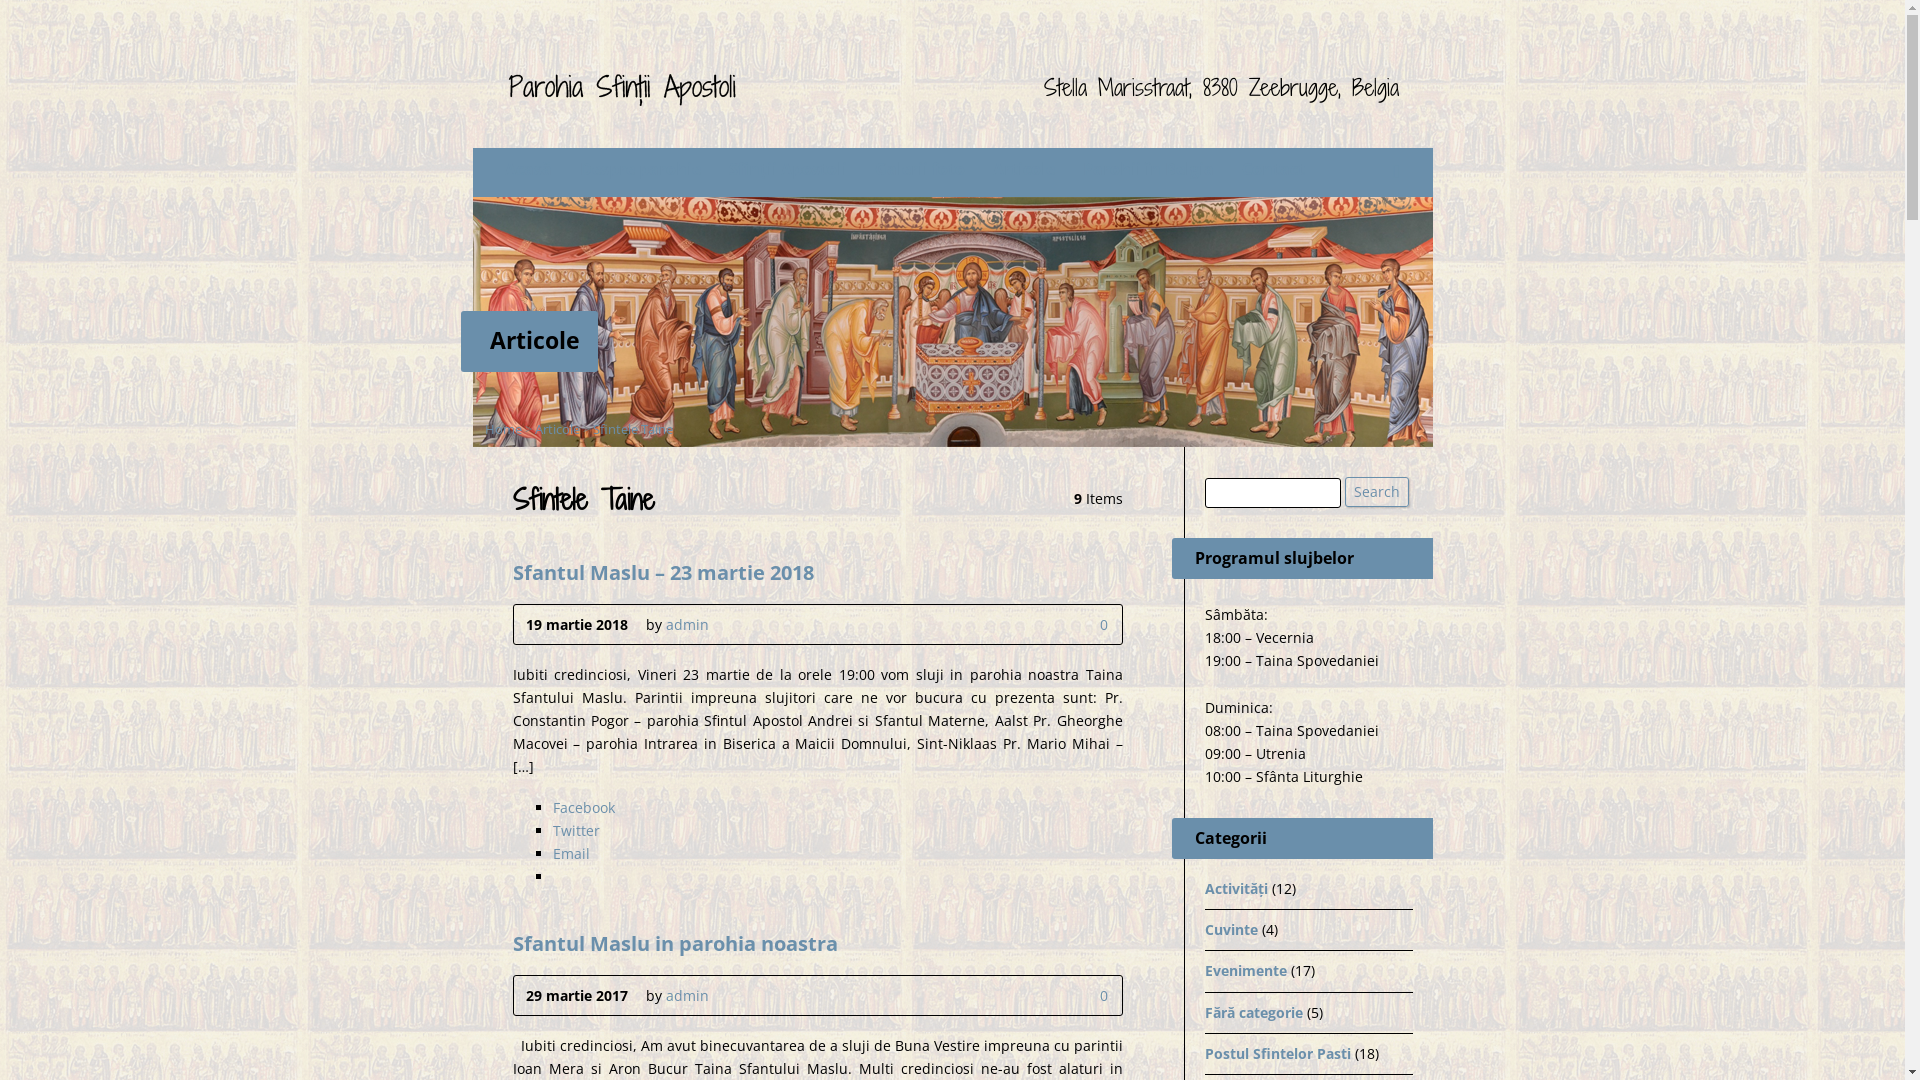 This screenshot has width=1920, height=1080. I want to click on 'Postul Sfintelor Pasti', so click(1275, 1052).